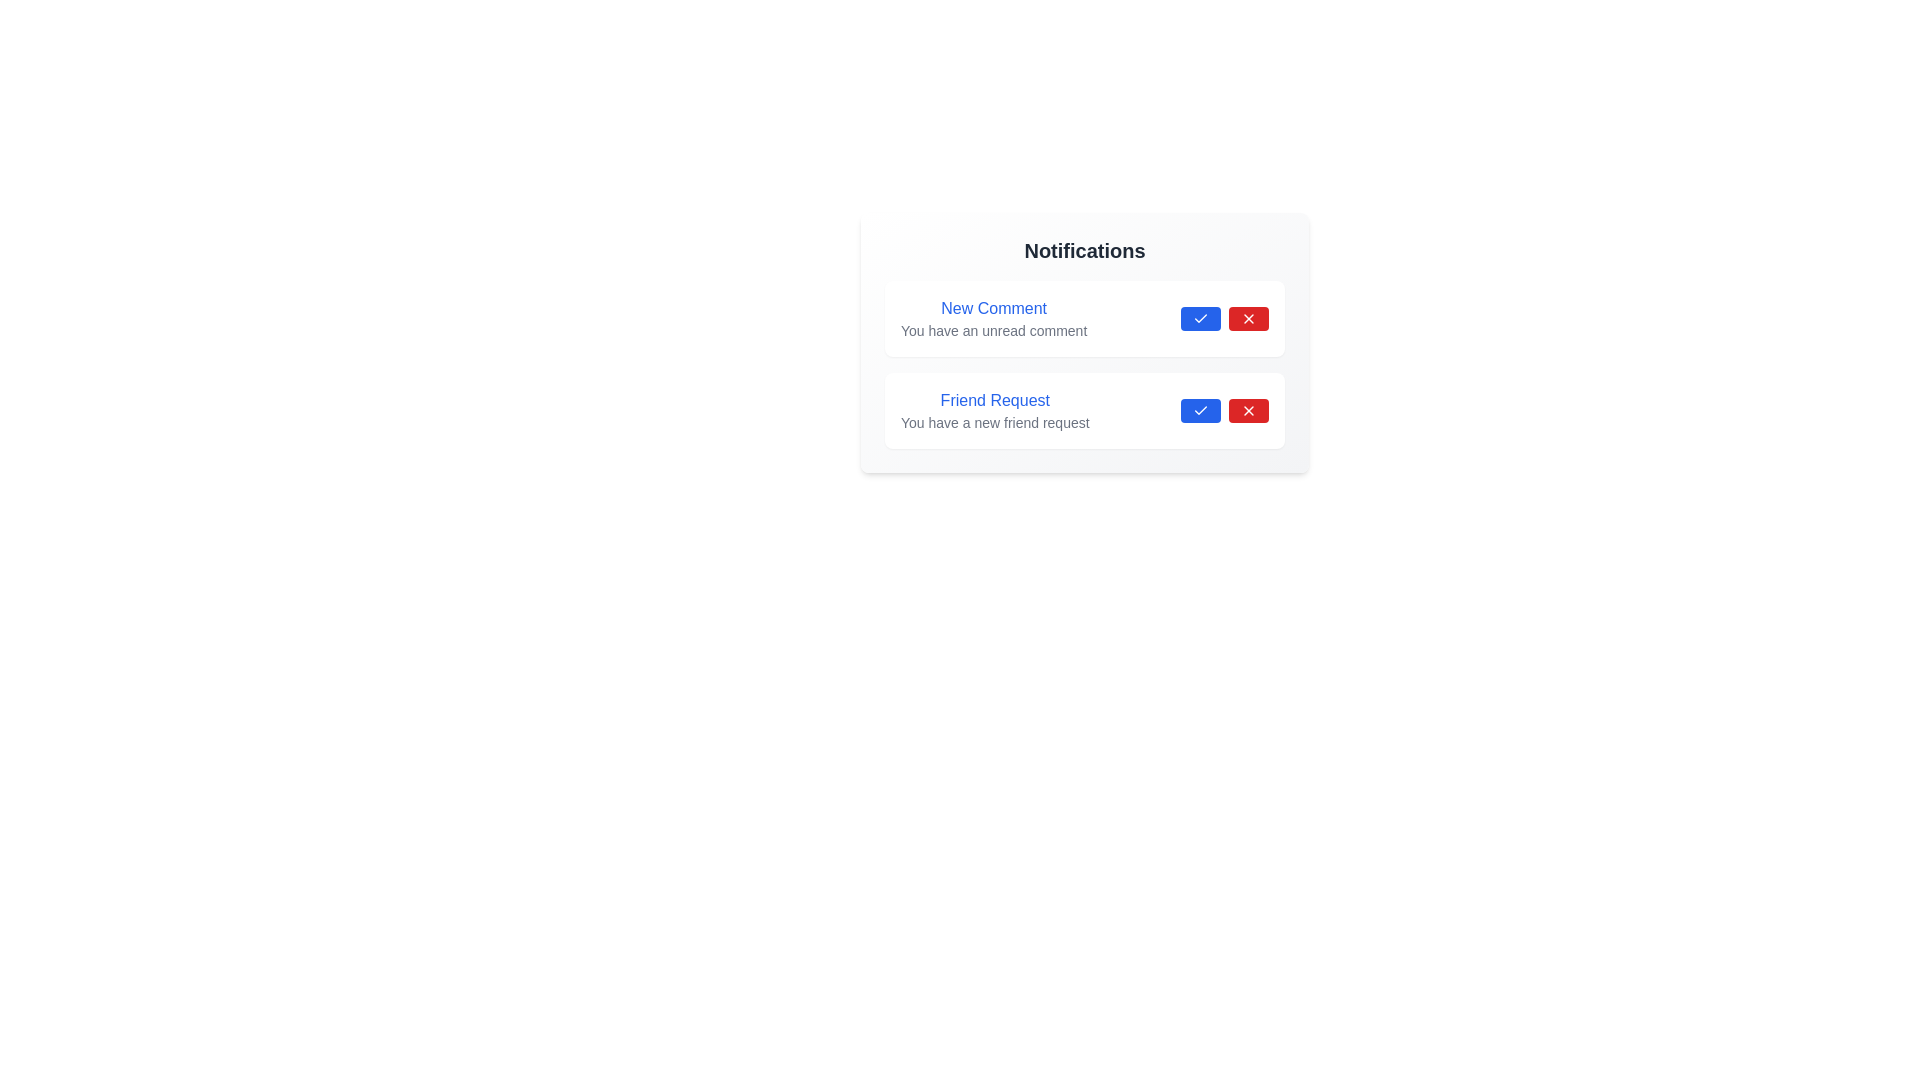 The width and height of the screenshot is (1920, 1080). I want to click on the text display that informs the user about a new friend request, located in the second notification card of the notifications list, so click(995, 410).